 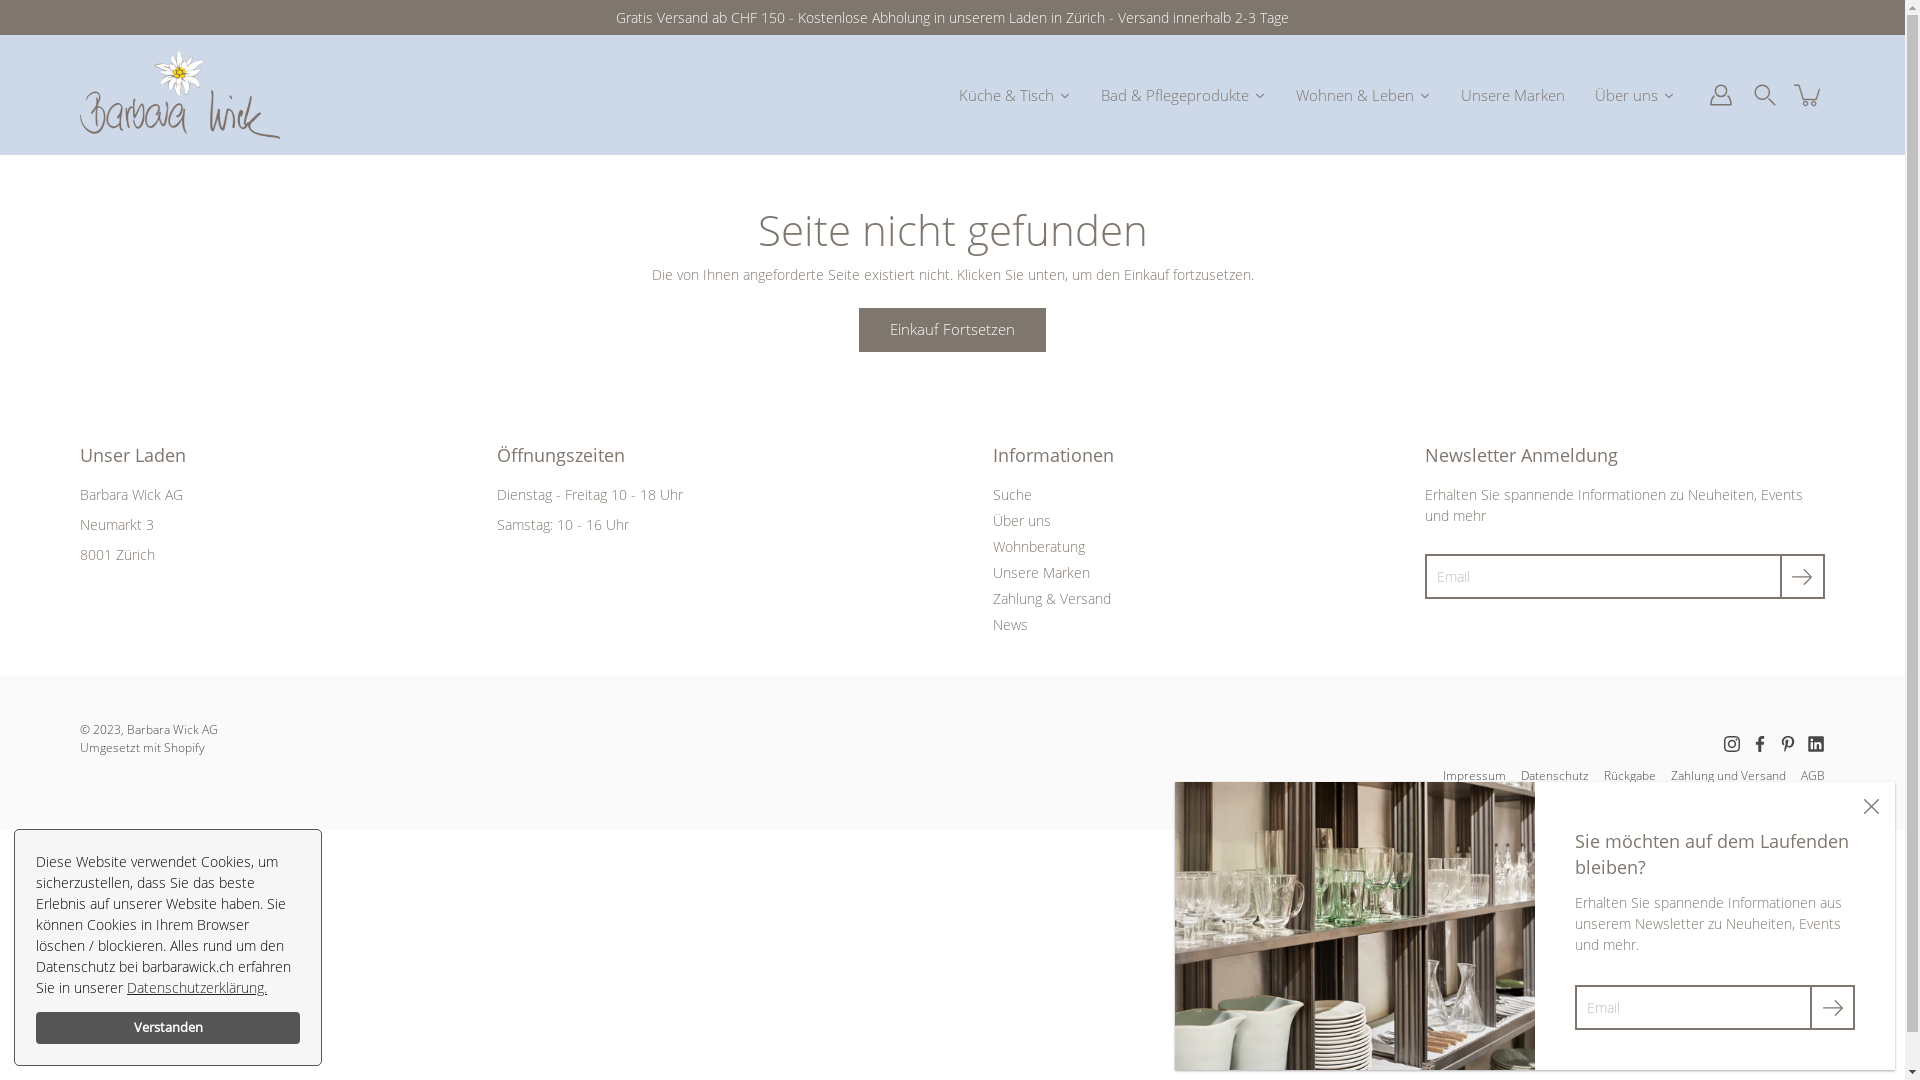 What do you see at coordinates (1443, 774) in the screenshot?
I see `'Impressum'` at bounding box center [1443, 774].